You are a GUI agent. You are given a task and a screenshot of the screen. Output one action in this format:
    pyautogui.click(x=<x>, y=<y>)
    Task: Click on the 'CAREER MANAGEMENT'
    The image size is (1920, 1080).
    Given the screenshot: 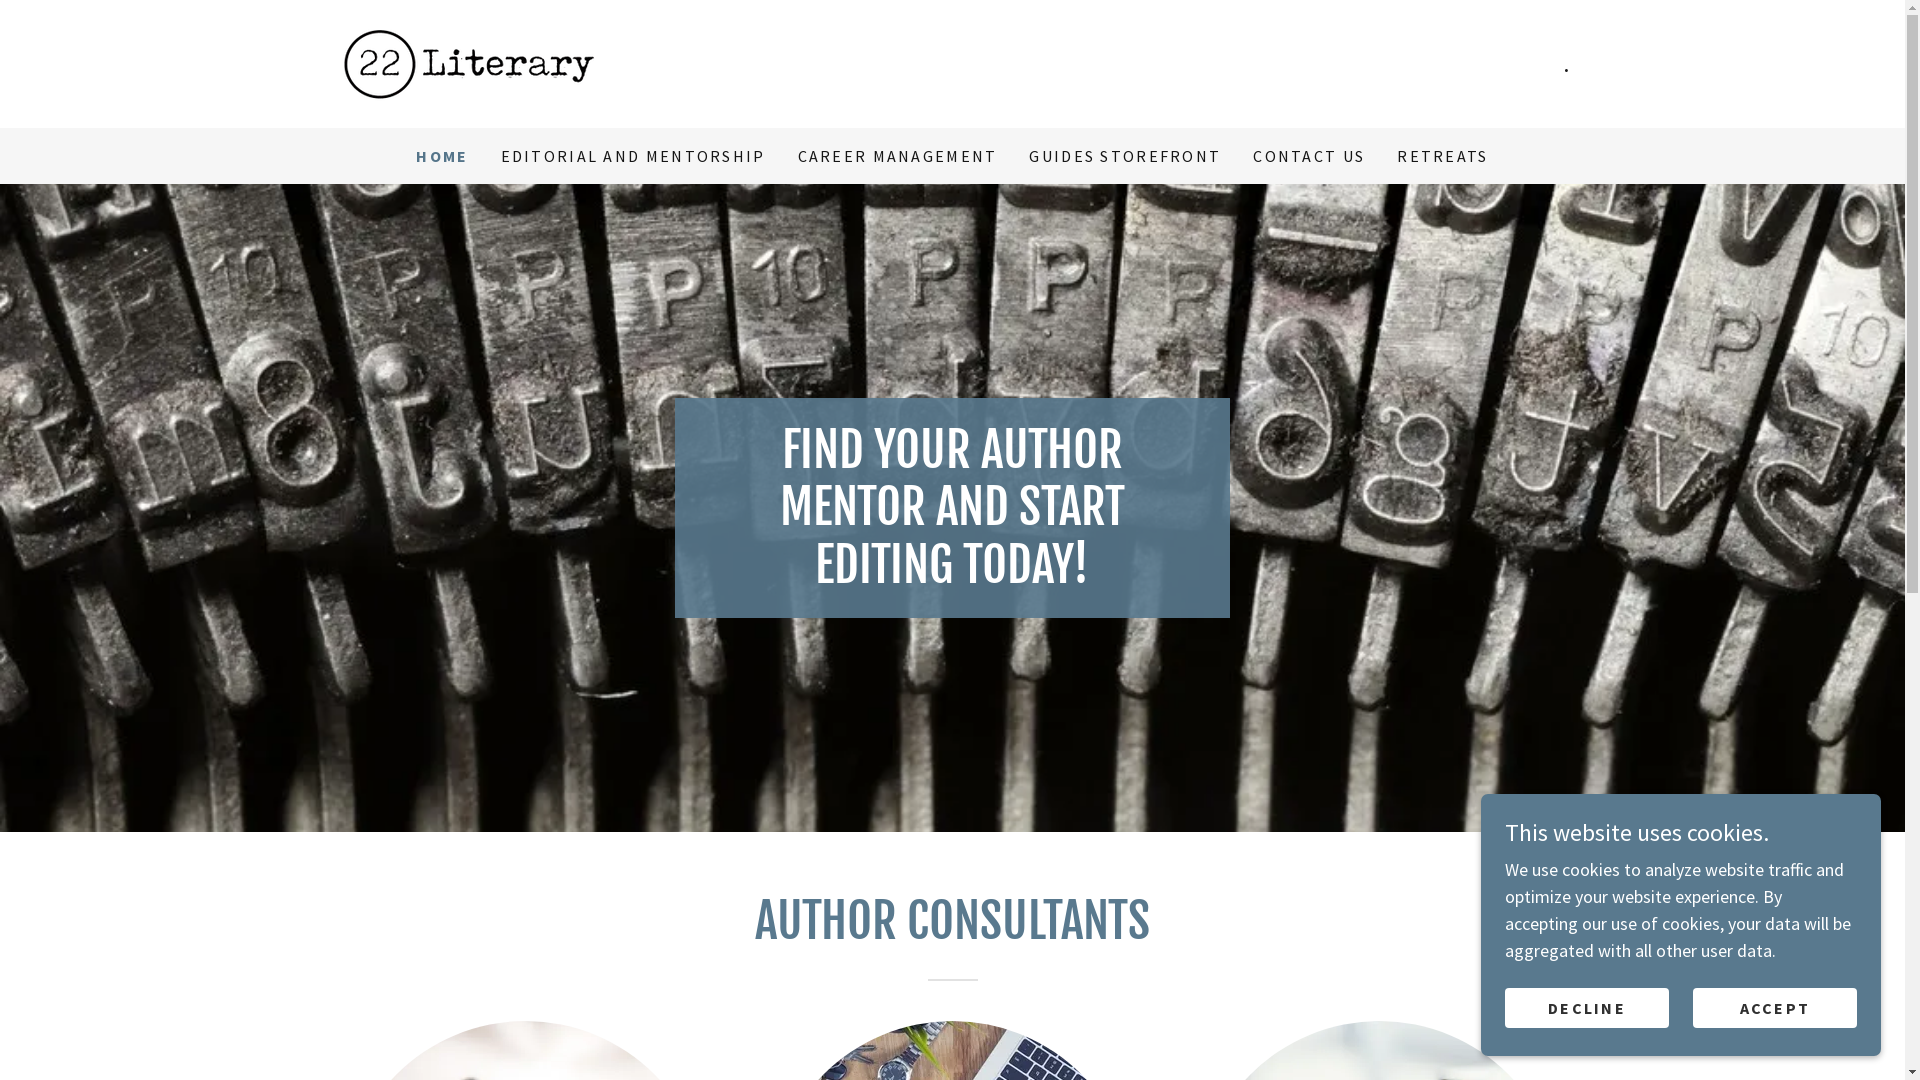 What is the action you would take?
    pyautogui.click(x=896, y=154)
    